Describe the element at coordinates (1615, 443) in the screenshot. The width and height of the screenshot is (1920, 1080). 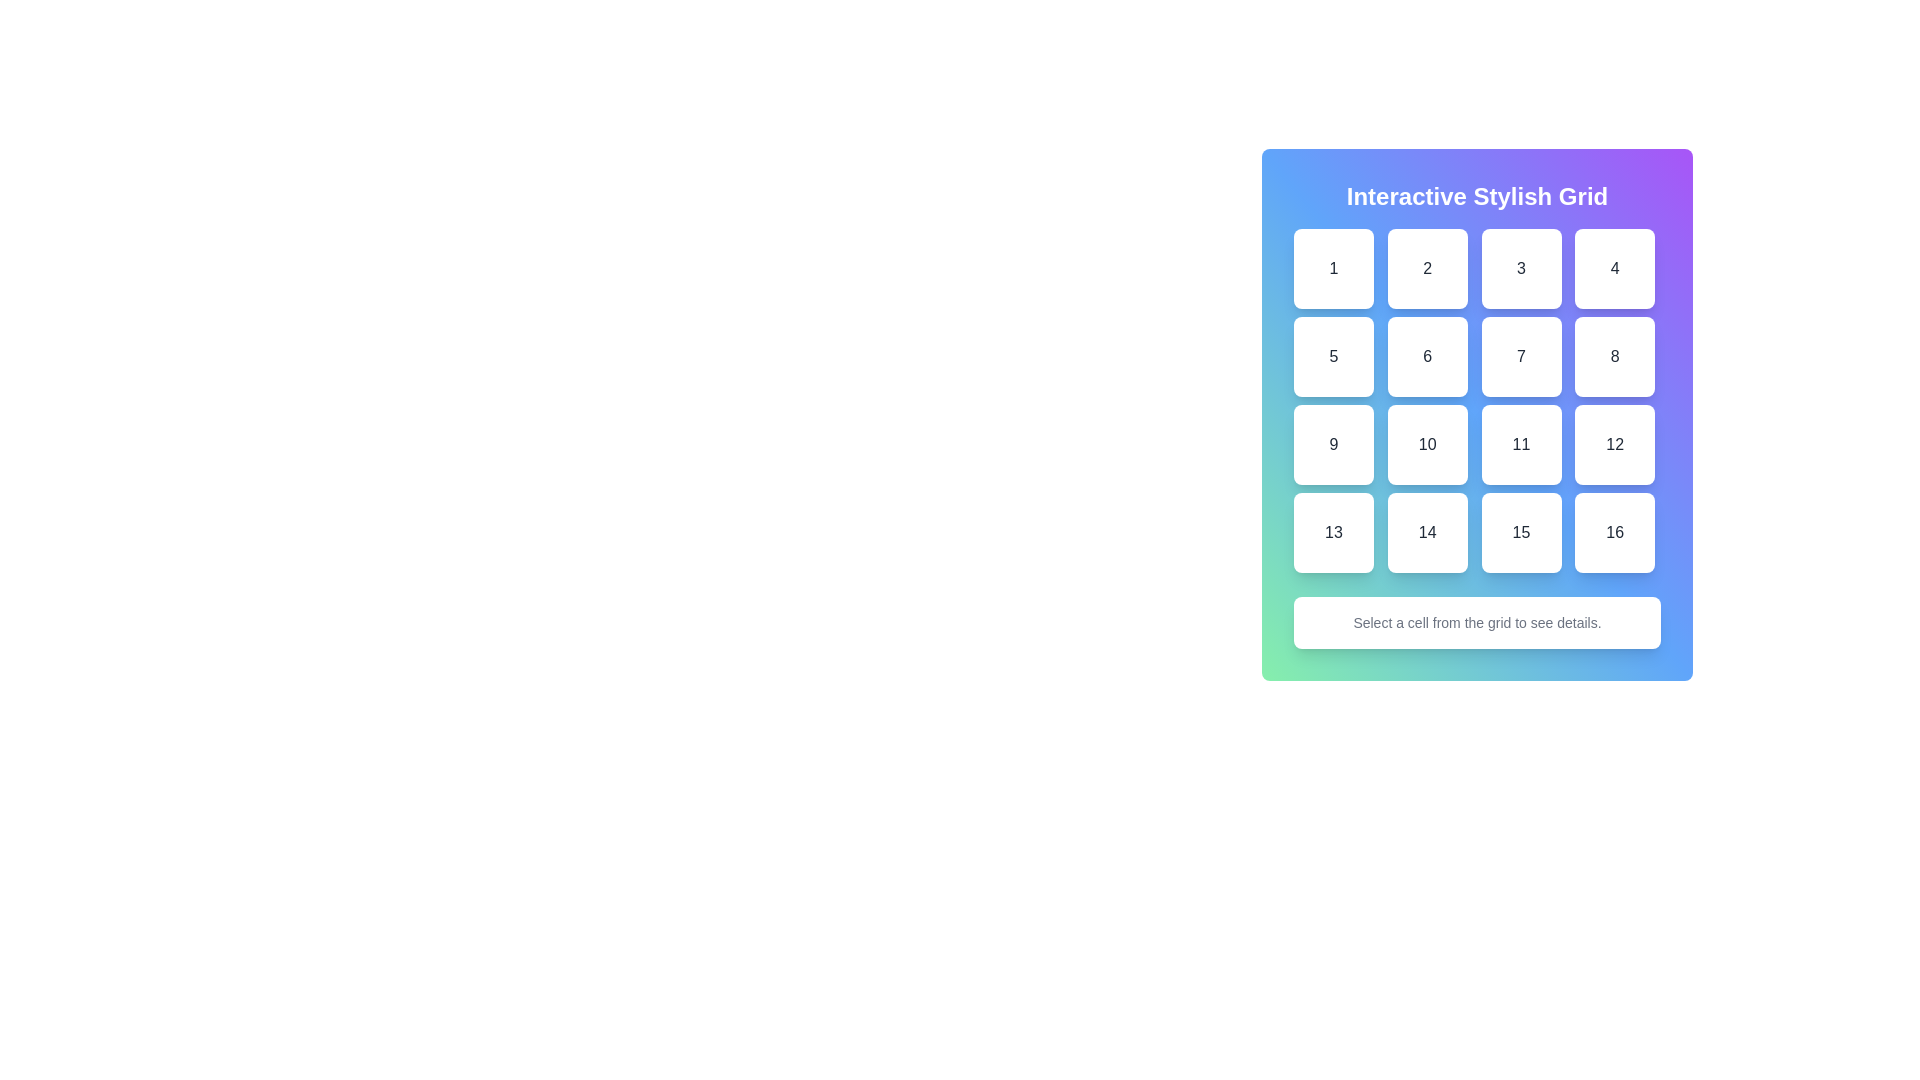
I see `the button representing the number '12' in the fourth column of the third row of a 4x4 grid layout` at that location.